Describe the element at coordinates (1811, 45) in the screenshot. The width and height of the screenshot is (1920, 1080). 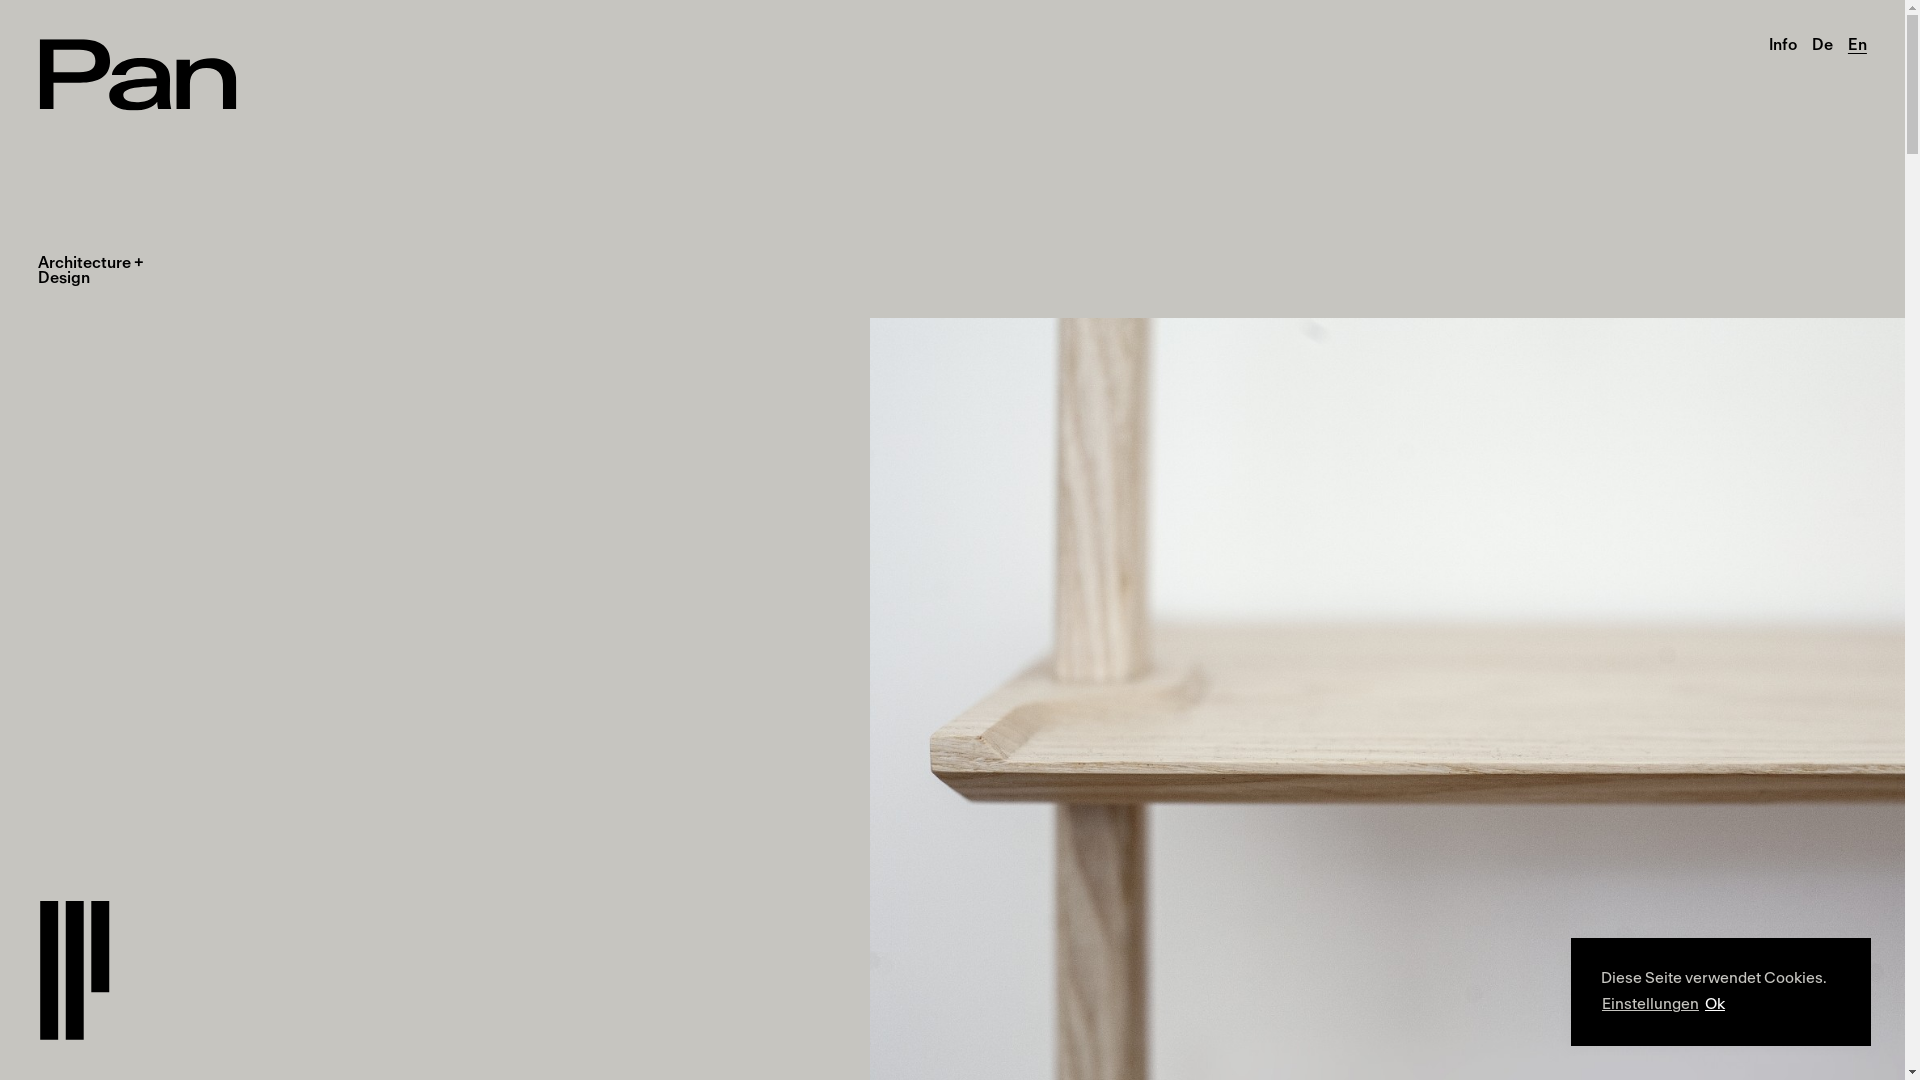
I see `'De'` at that location.